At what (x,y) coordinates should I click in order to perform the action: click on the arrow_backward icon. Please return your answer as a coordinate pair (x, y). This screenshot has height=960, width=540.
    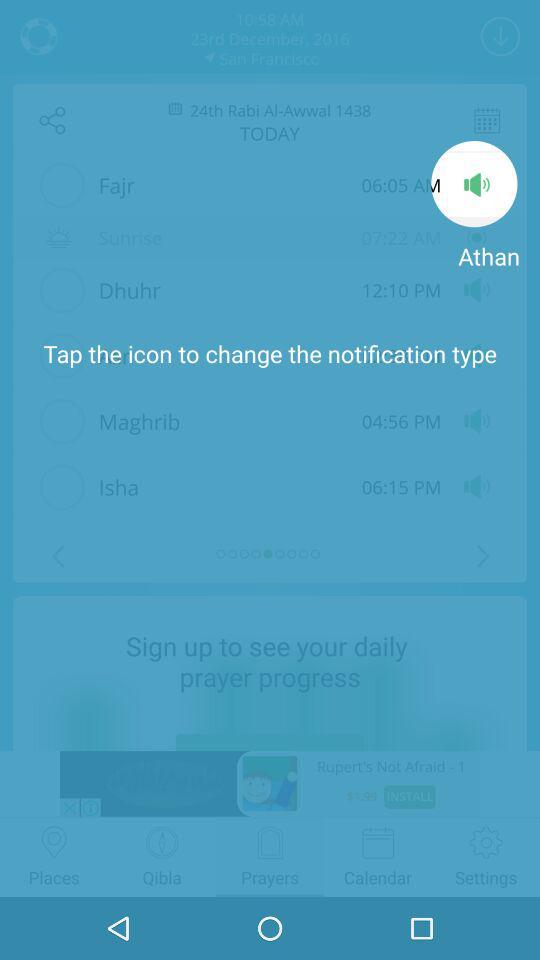
    Looking at the image, I should click on (59, 556).